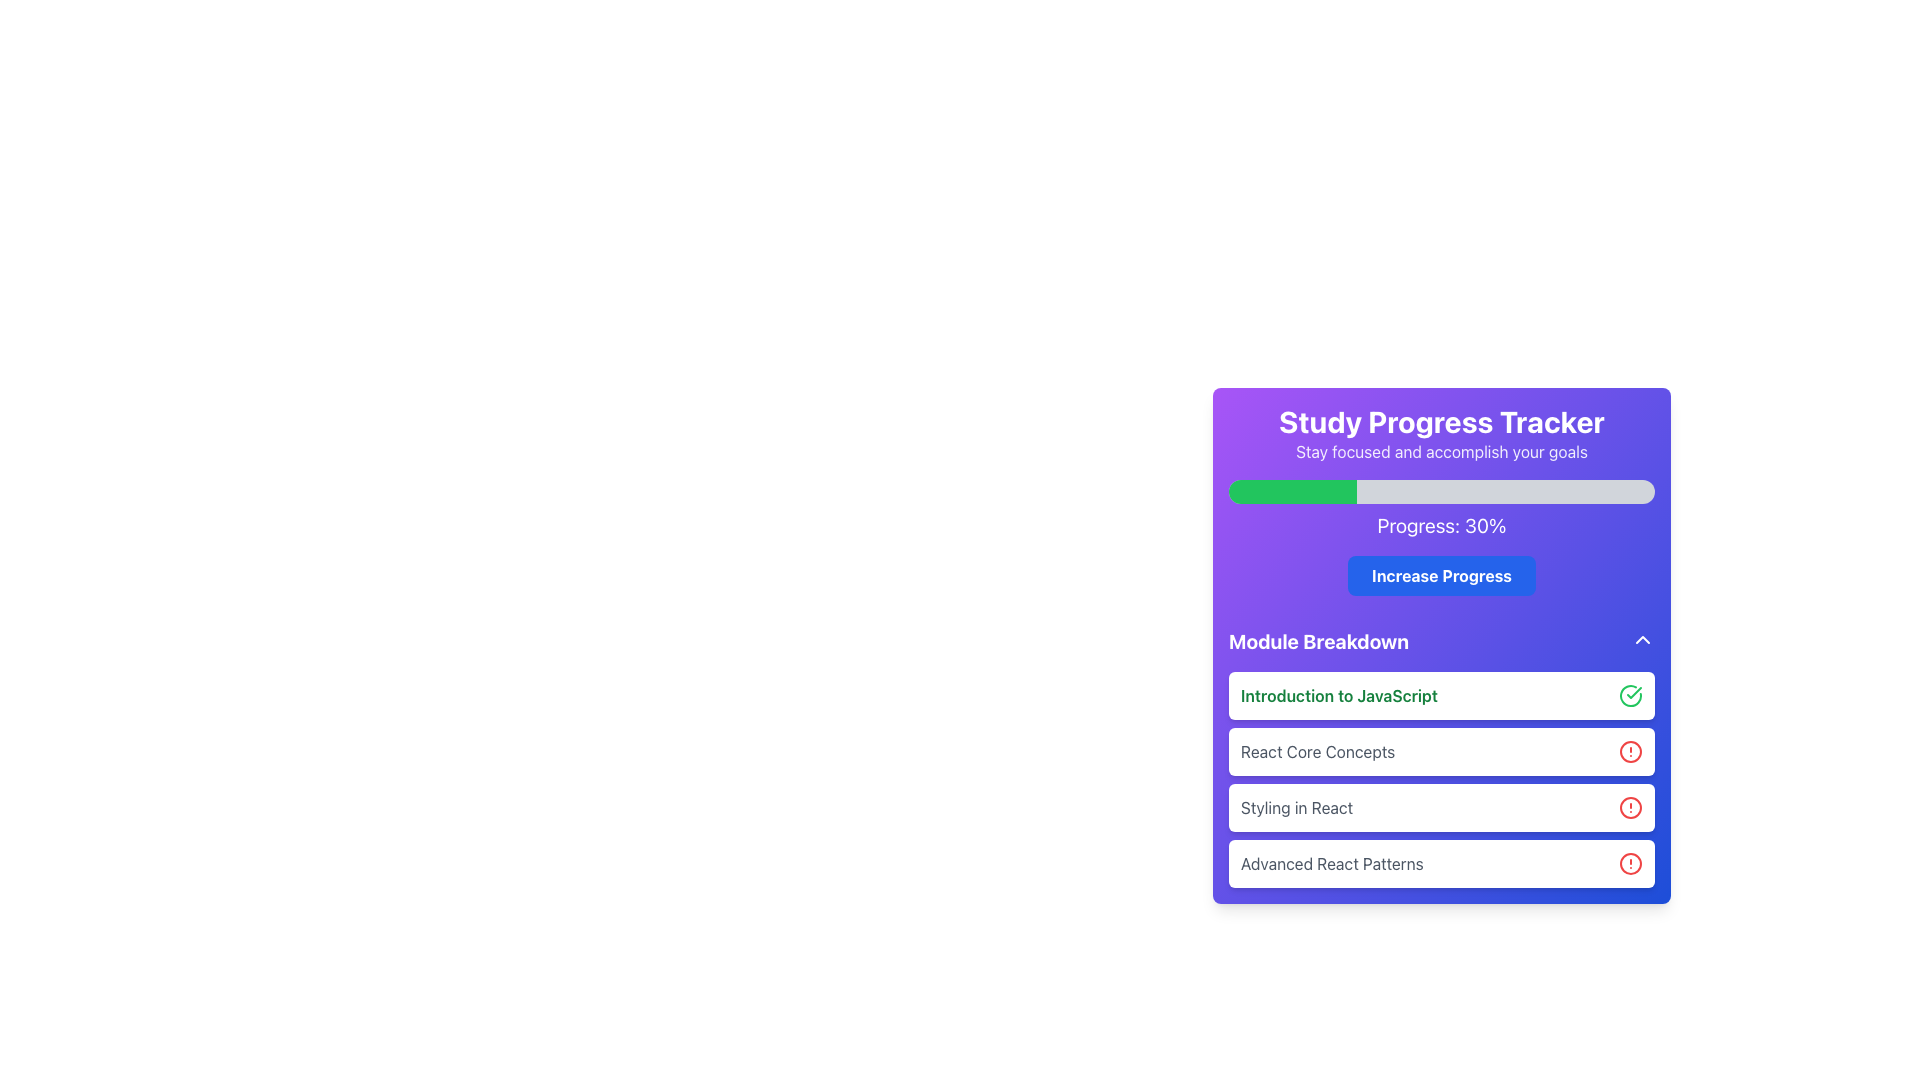 The image size is (1920, 1080). What do you see at coordinates (1441, 524) in the screenshot?
I see `the centered text displaying 'Progress: 30%' which is styled in white, bold font and located beneath the horizontal progress bar` at bounding box center [1441, 524].